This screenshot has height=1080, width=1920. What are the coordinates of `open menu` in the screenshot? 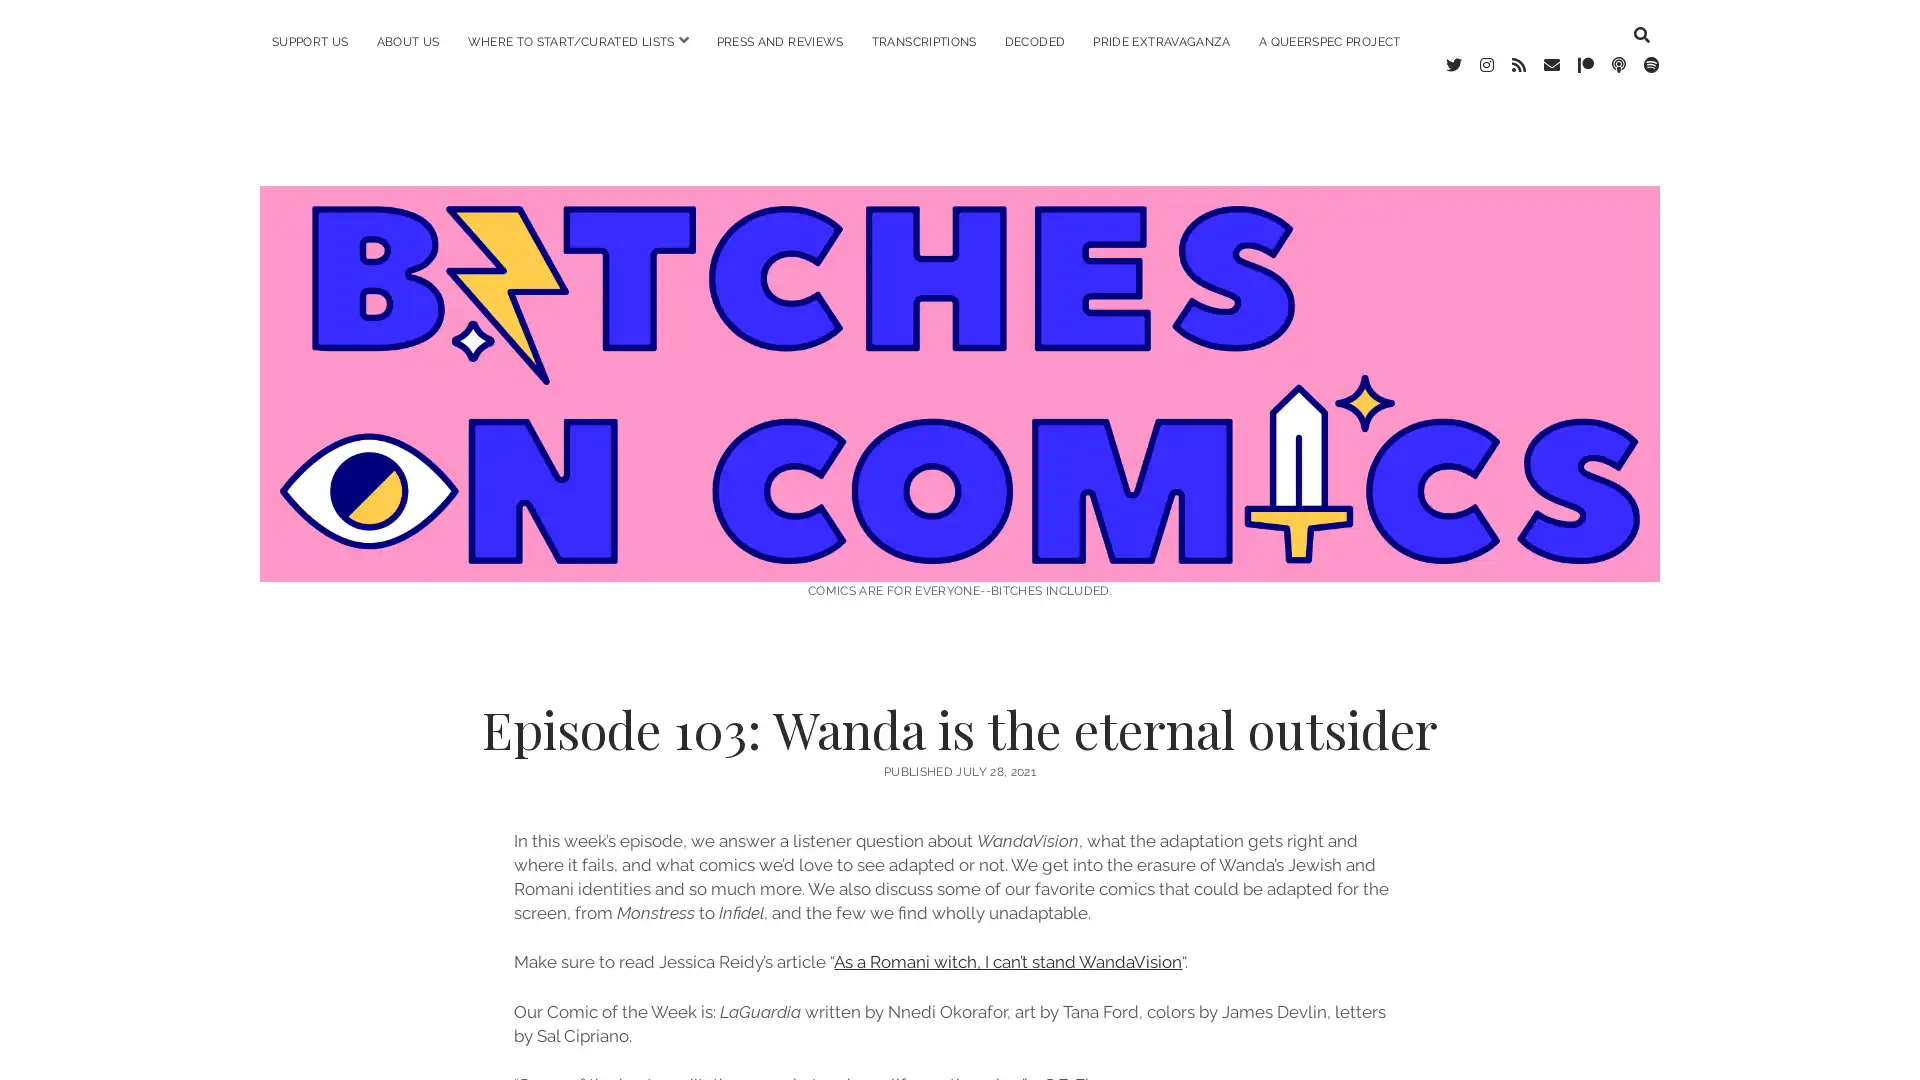 It's located at (682, 40).